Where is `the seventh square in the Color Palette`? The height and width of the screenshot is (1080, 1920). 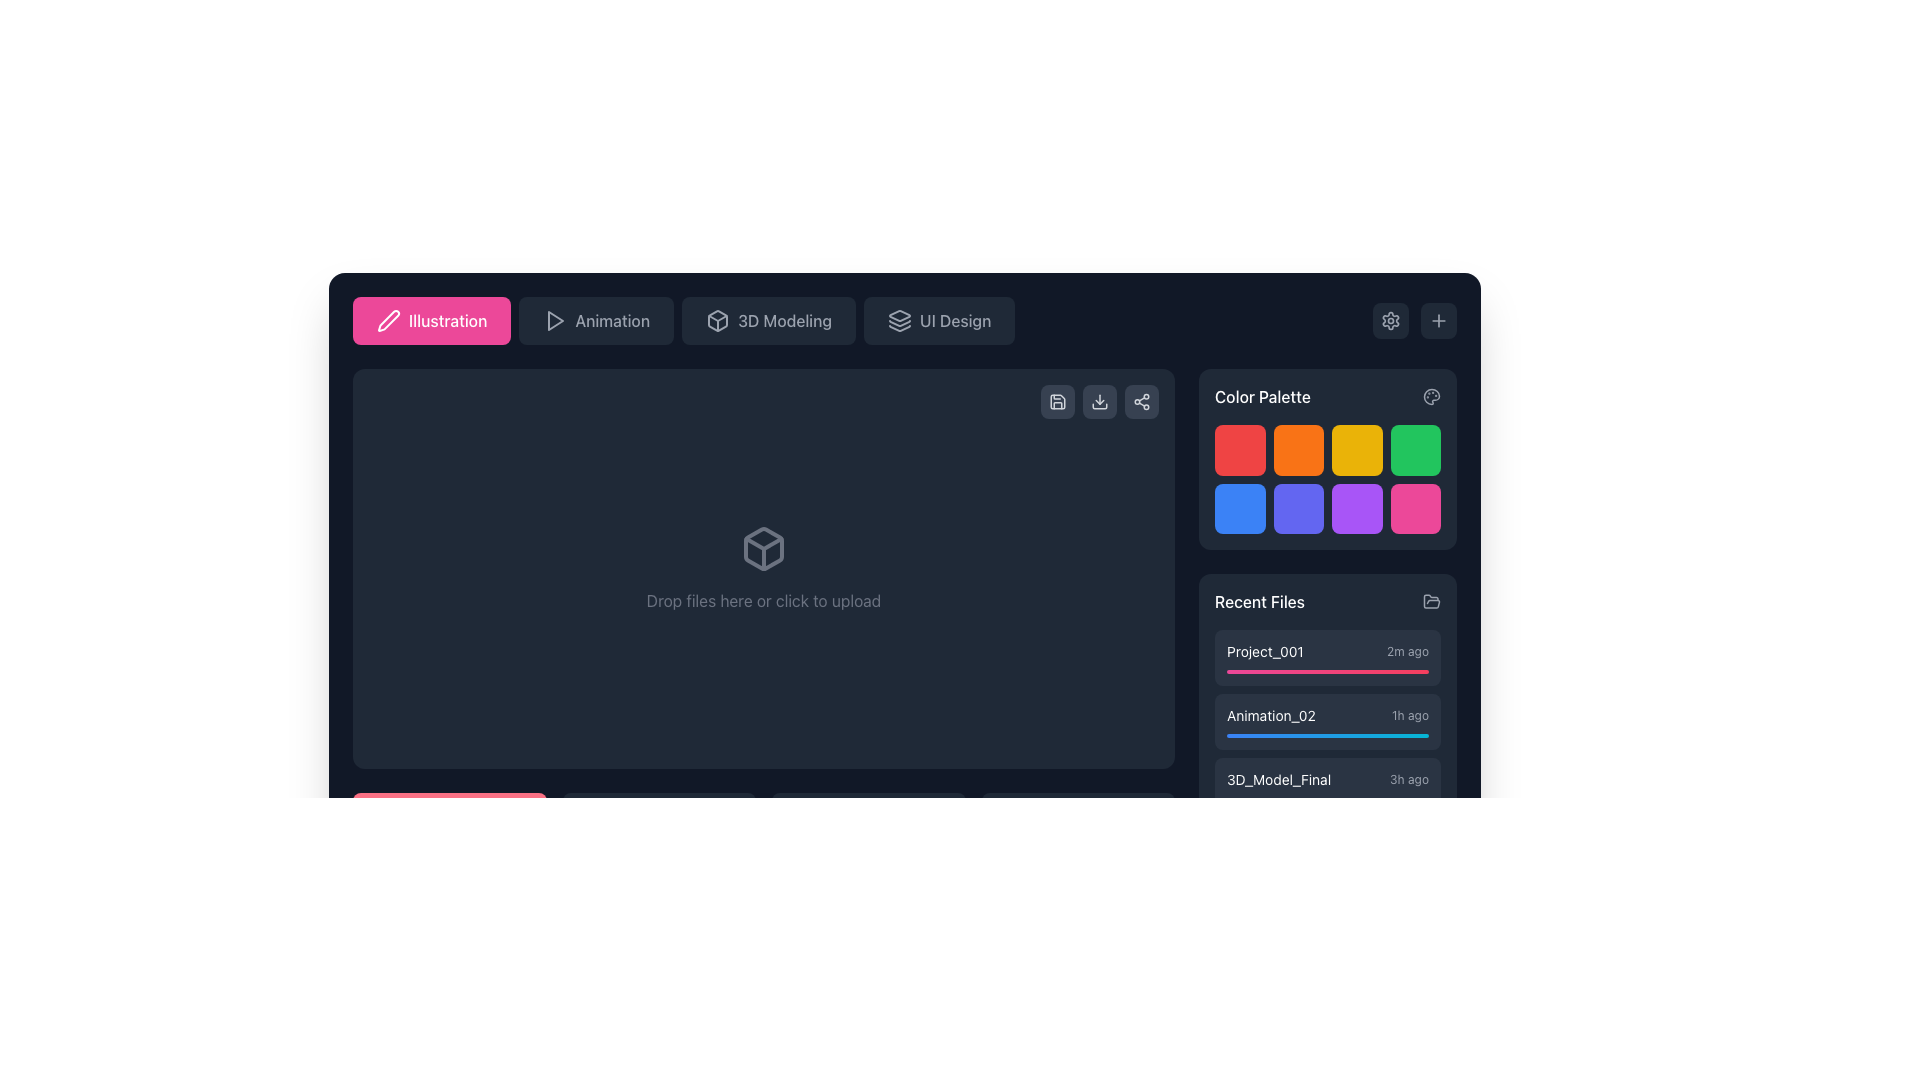 the seventh square in the Color Palette is located at coordinates (1357, 507).